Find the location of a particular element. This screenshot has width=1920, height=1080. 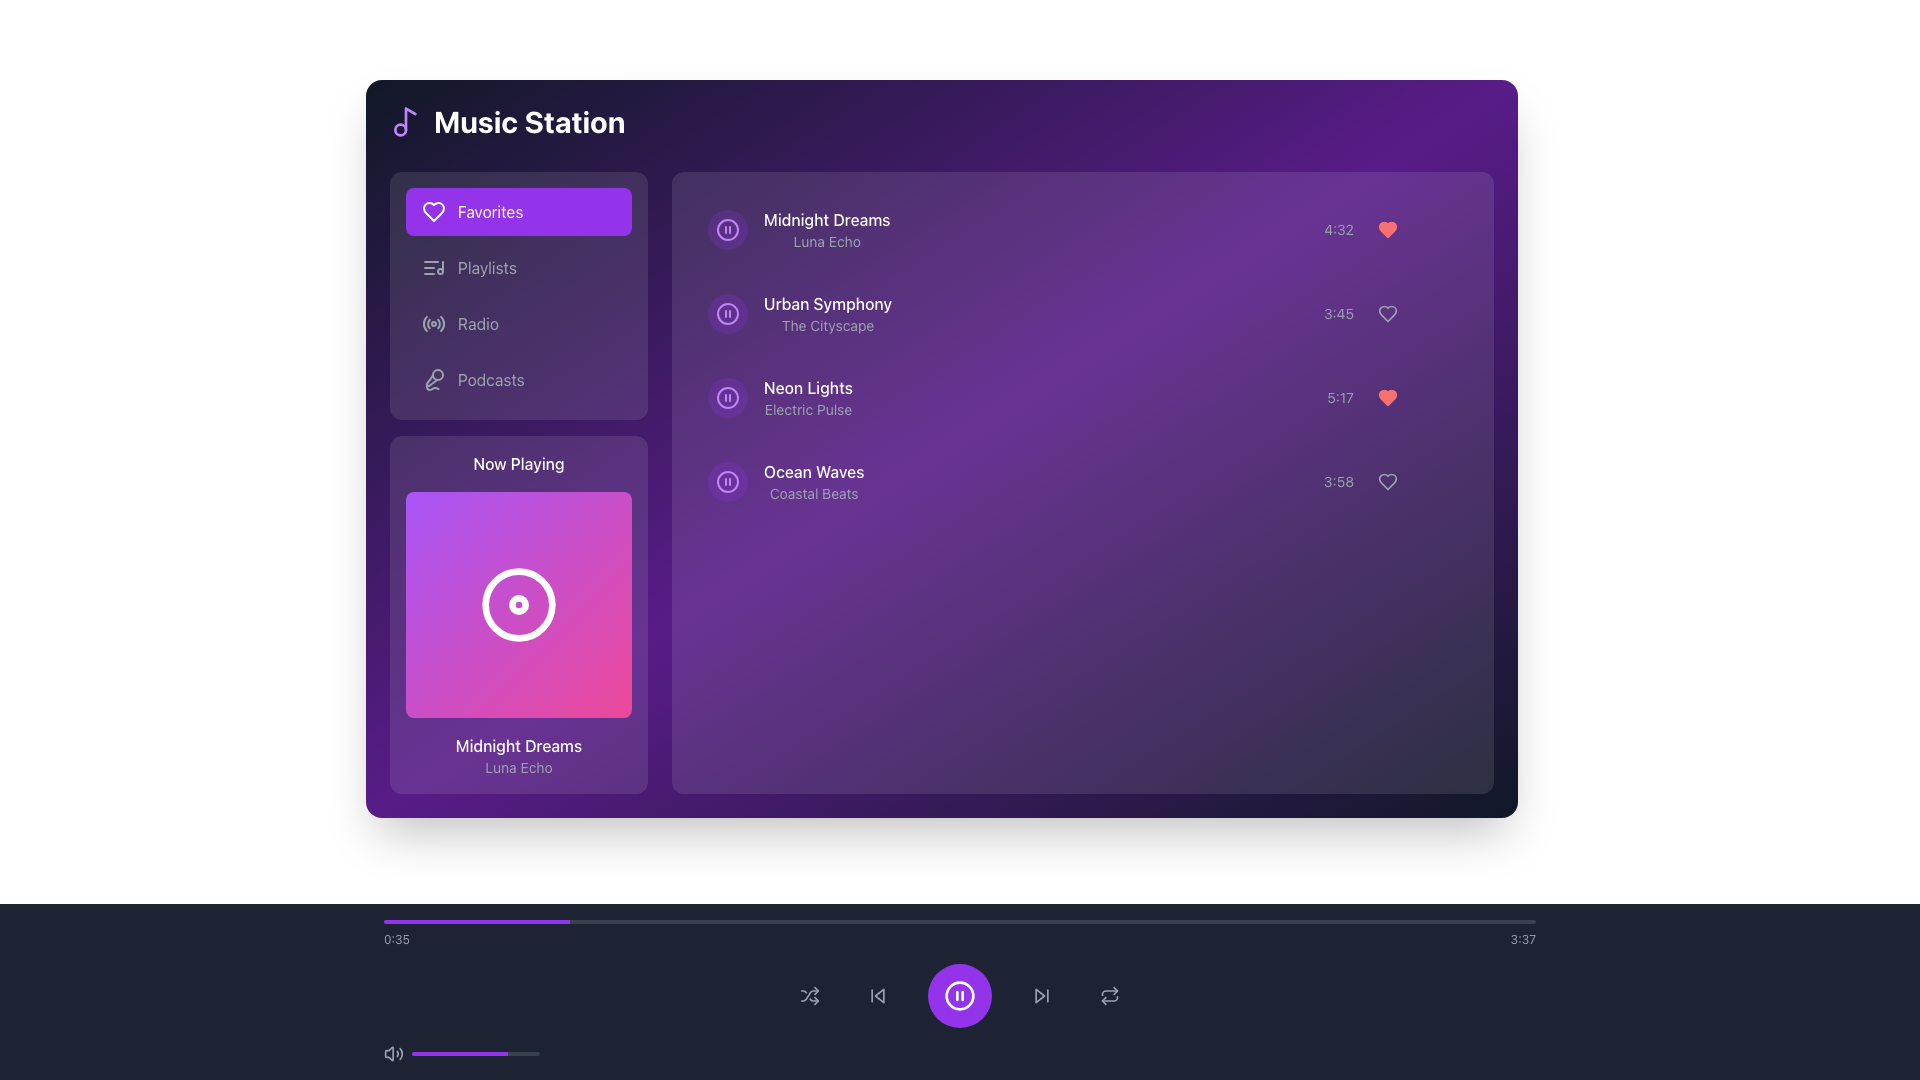

the first song track list item in the 'Now Playing' section is located at coordinates (798, 229).